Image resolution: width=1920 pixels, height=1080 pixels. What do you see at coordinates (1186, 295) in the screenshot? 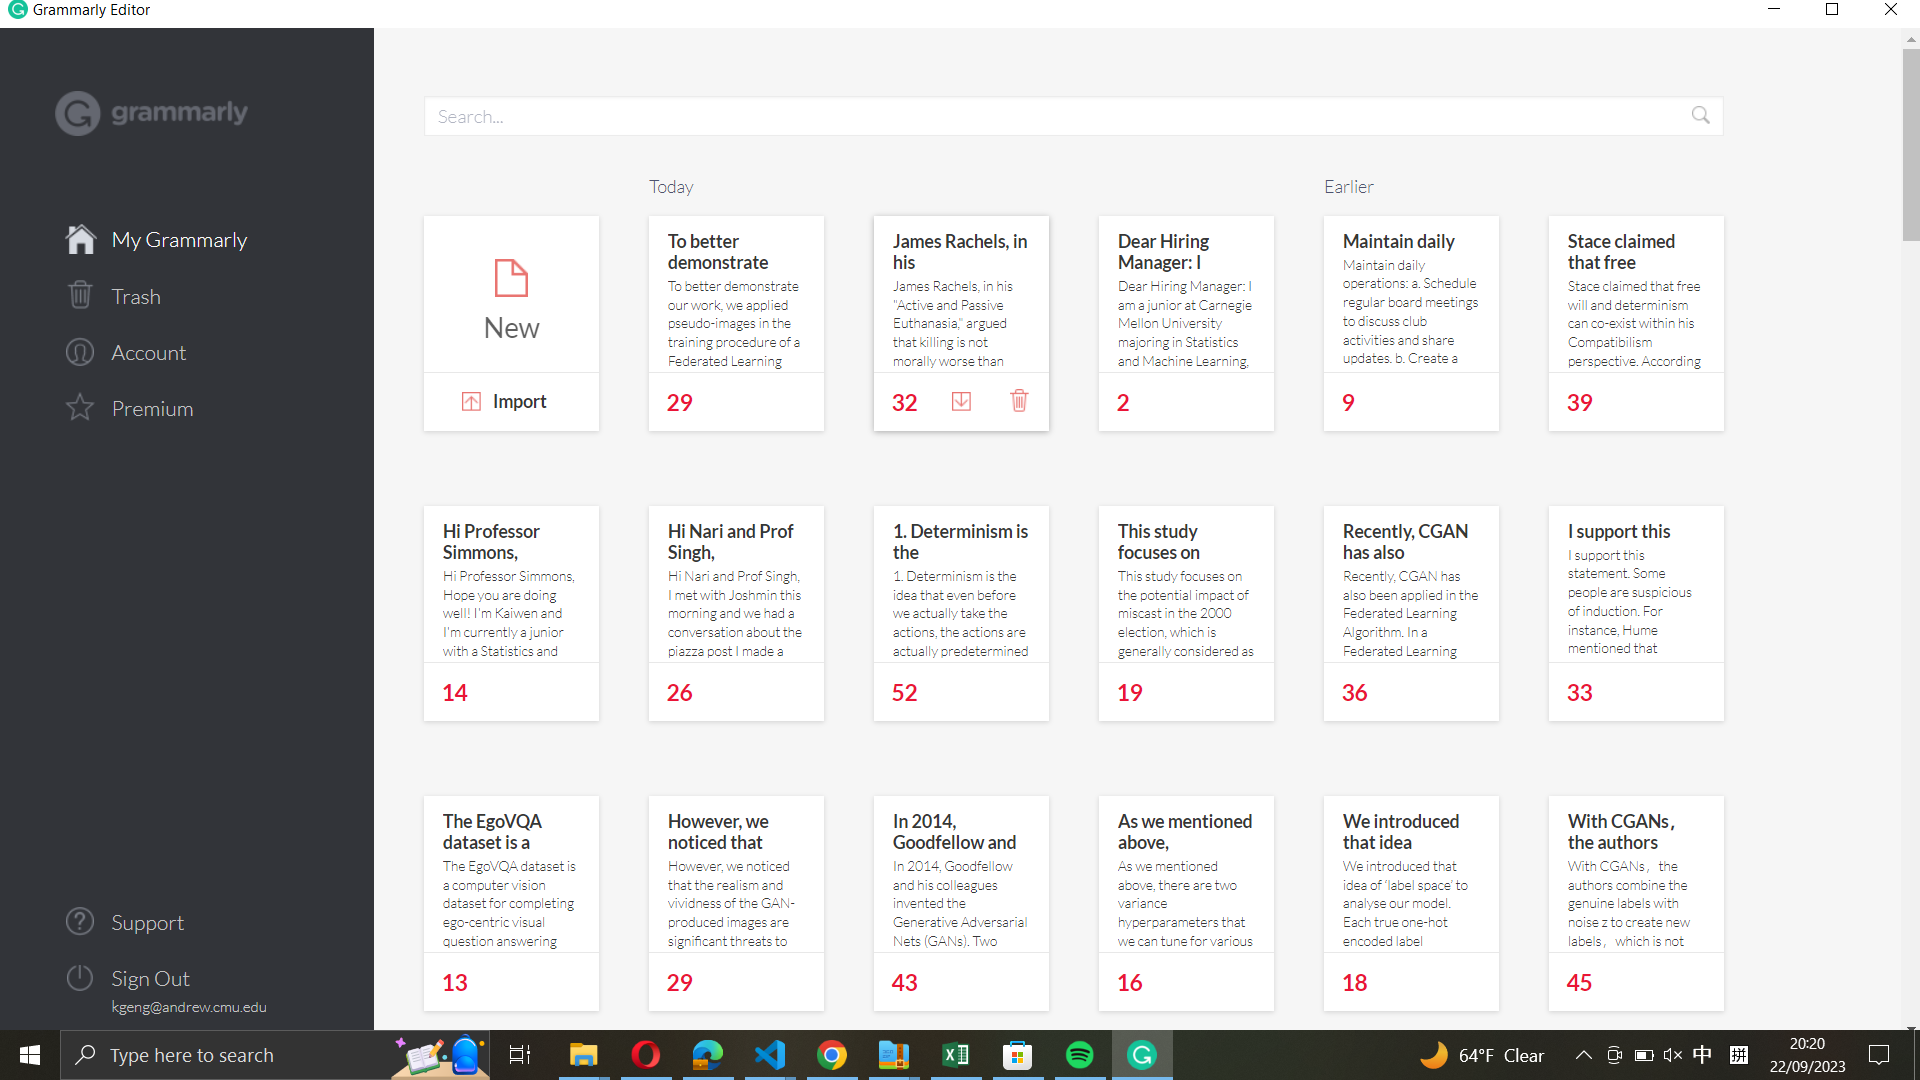
I see `the note for the hiring manager` at bounding box center [1186, 295].